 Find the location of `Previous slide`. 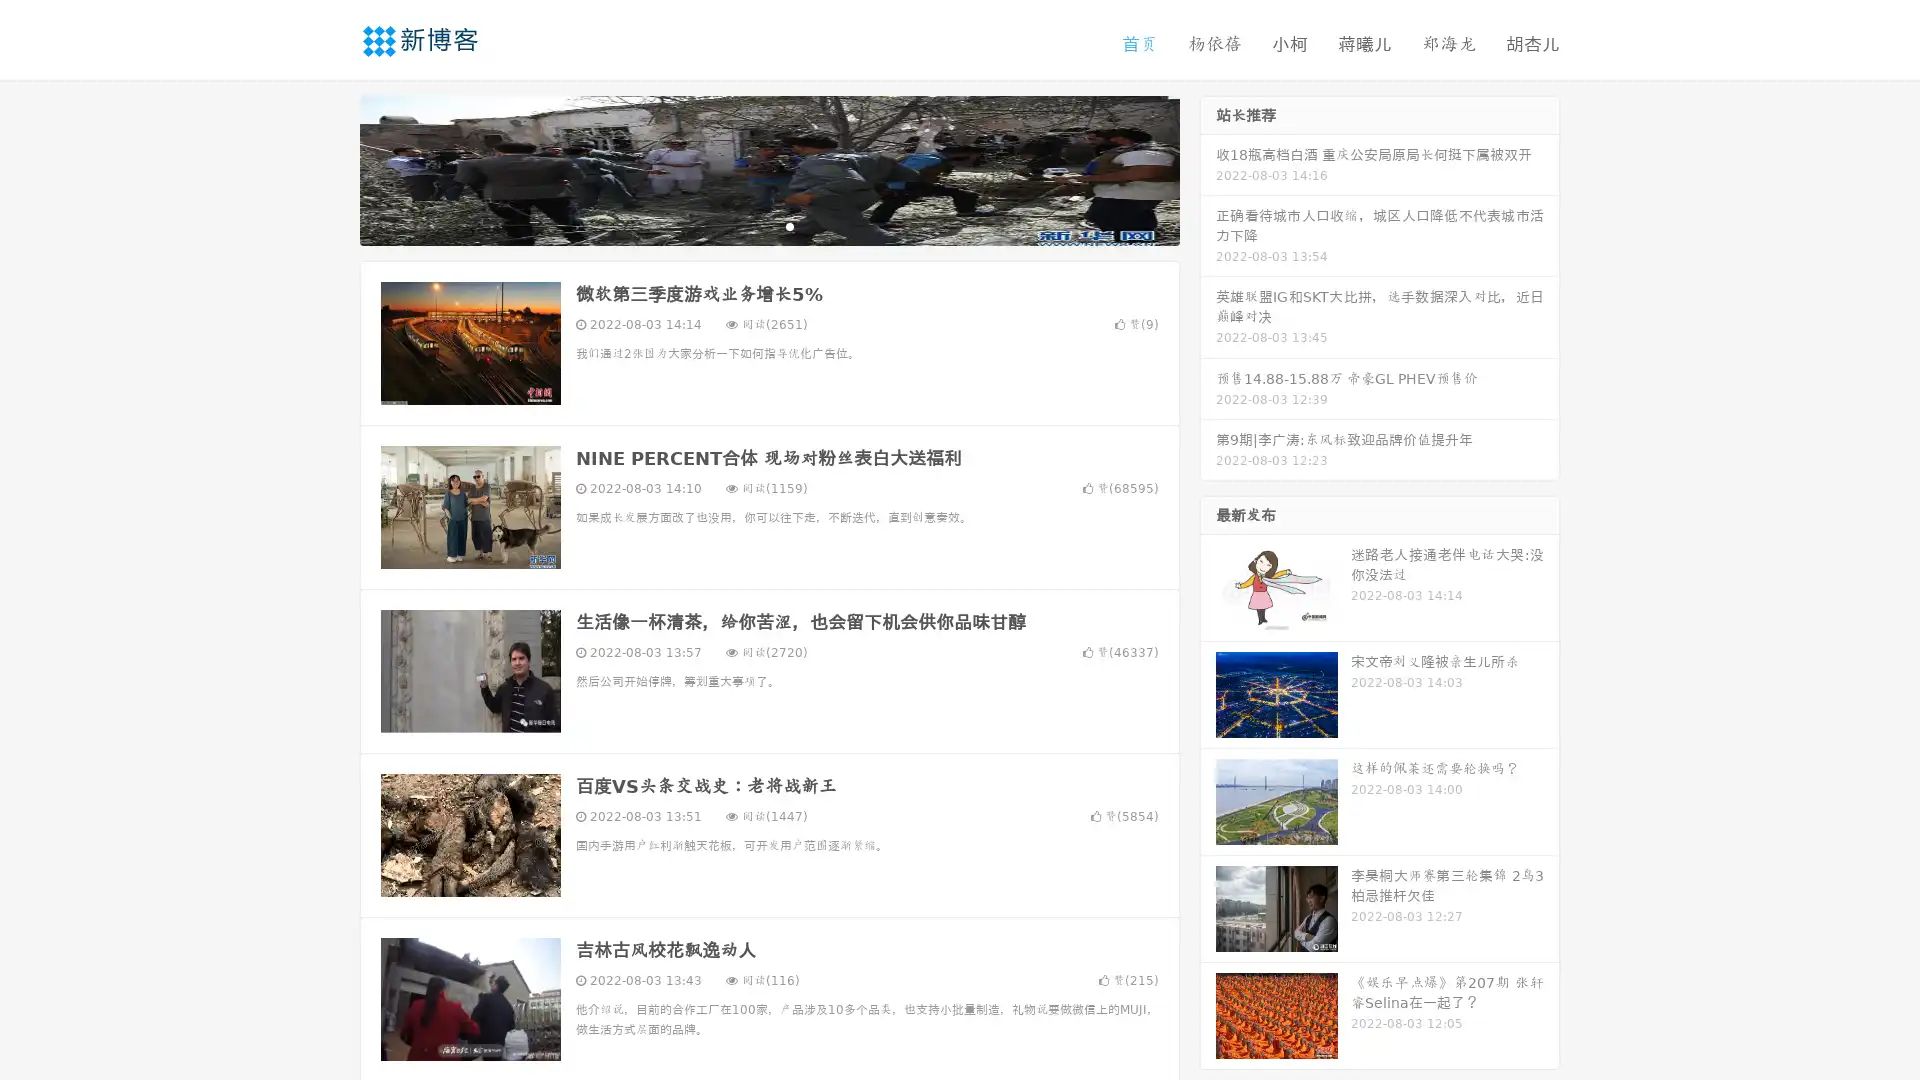

Previous slide is located at coordinates (330, 168).